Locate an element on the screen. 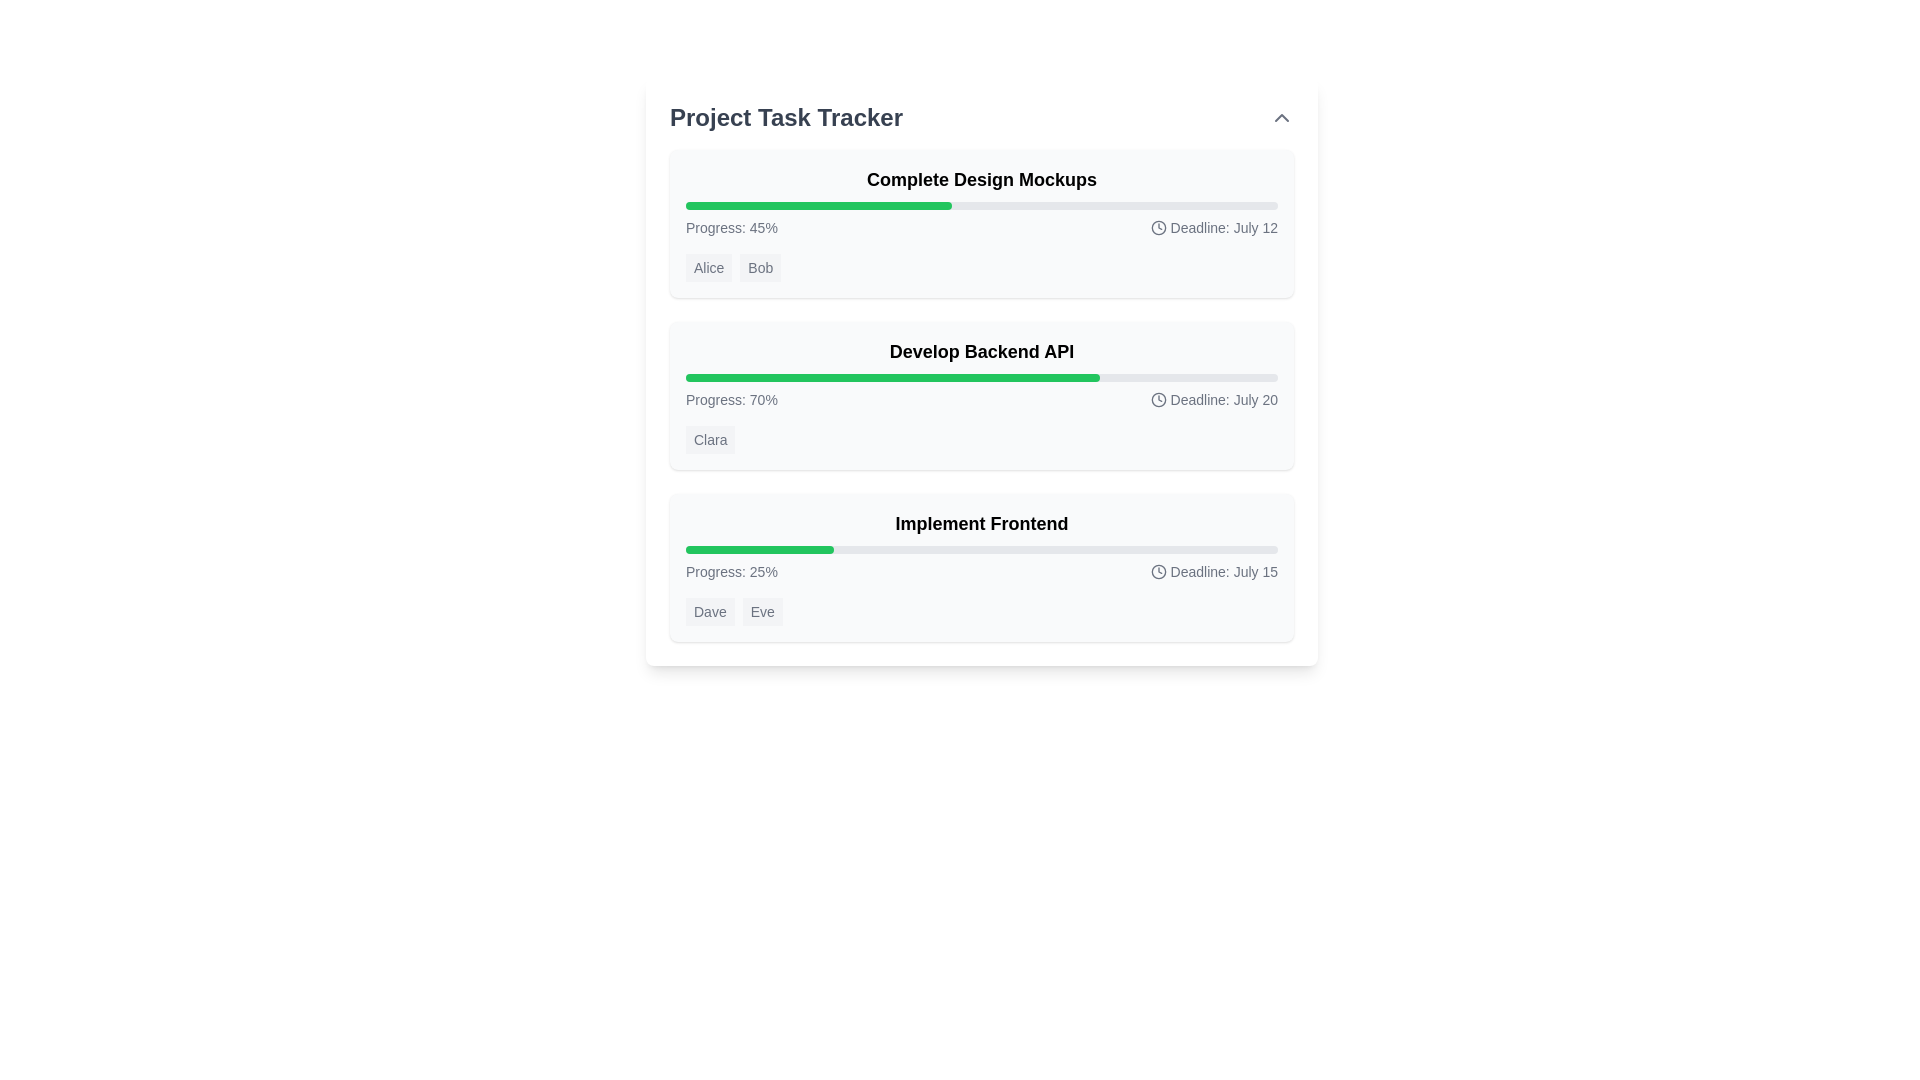 The width and height of the screenshot is (1920, 1080). the text label indicating the user 'Alice' associated with the task 'Complete Design Mockups' to trigger a tooltip is located at coordinates (709, 266).